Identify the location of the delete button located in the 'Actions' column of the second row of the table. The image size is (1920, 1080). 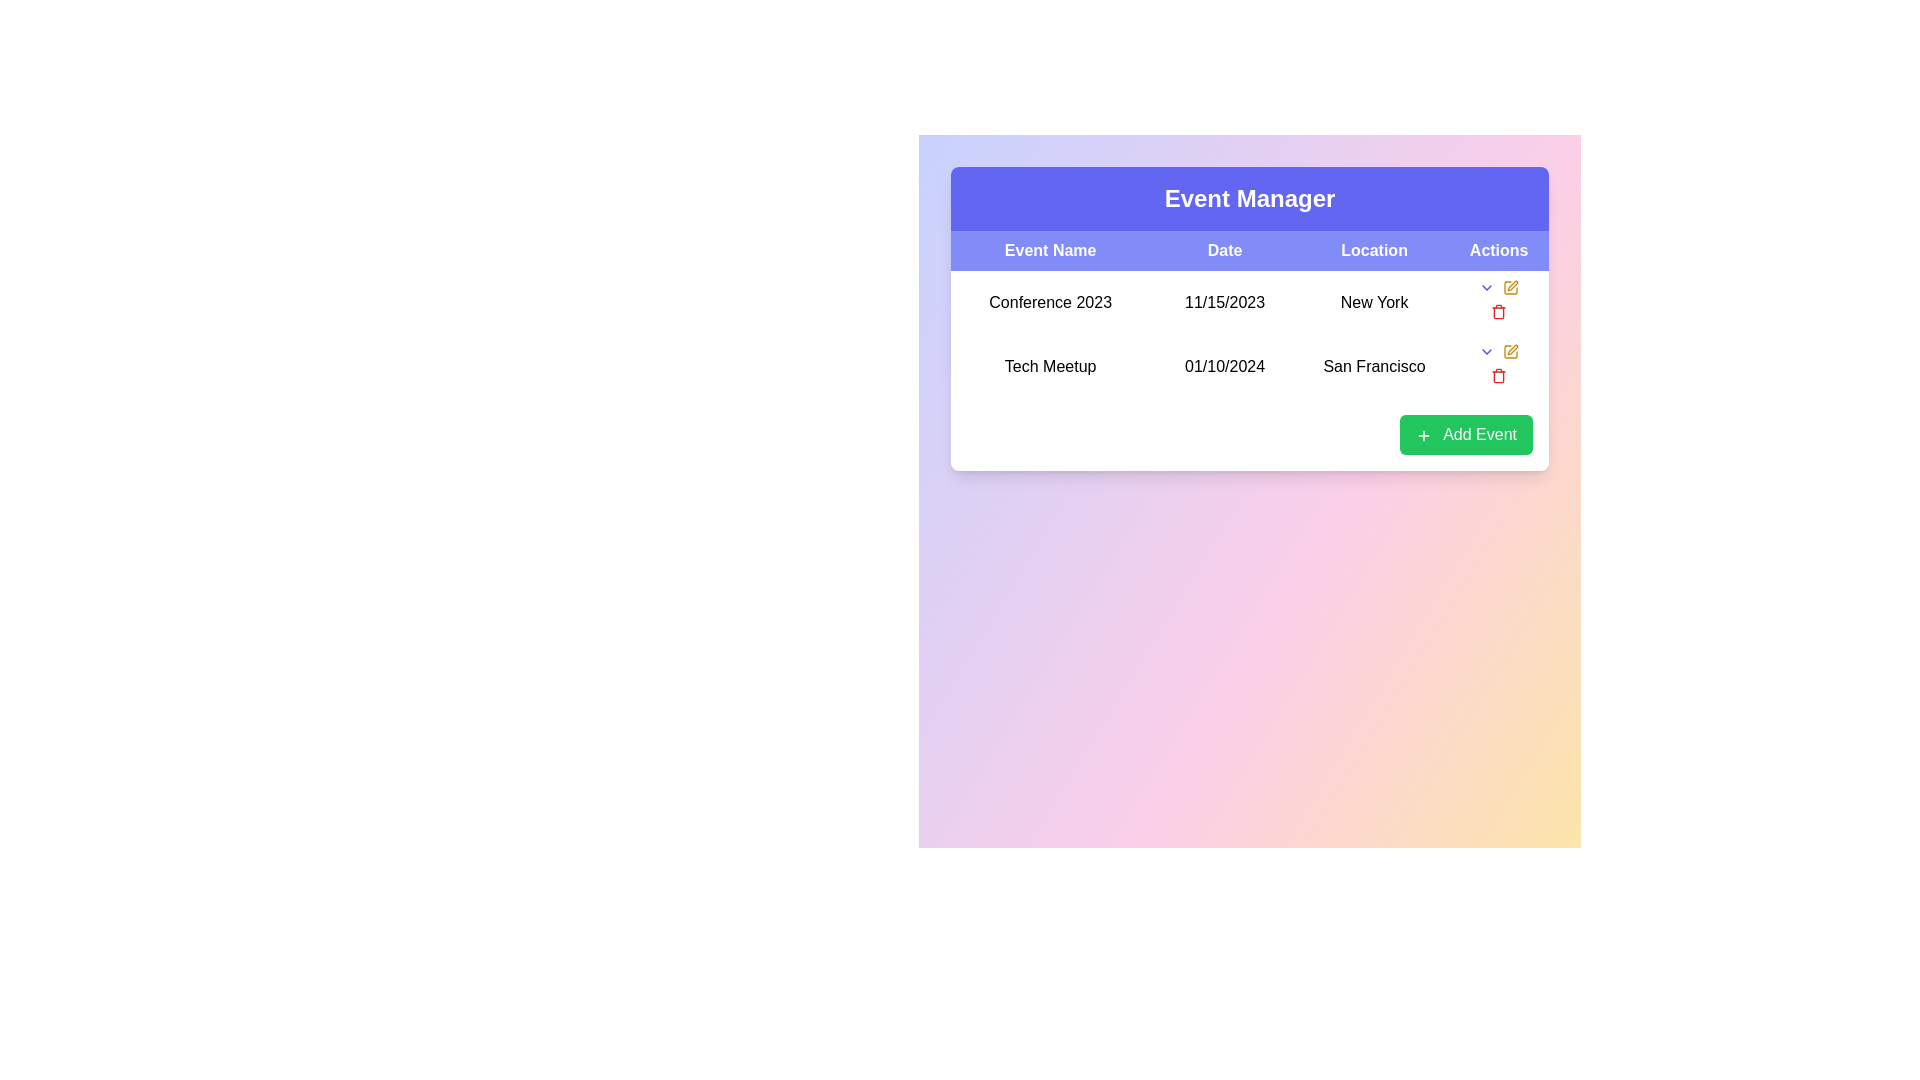
(1499, 312).